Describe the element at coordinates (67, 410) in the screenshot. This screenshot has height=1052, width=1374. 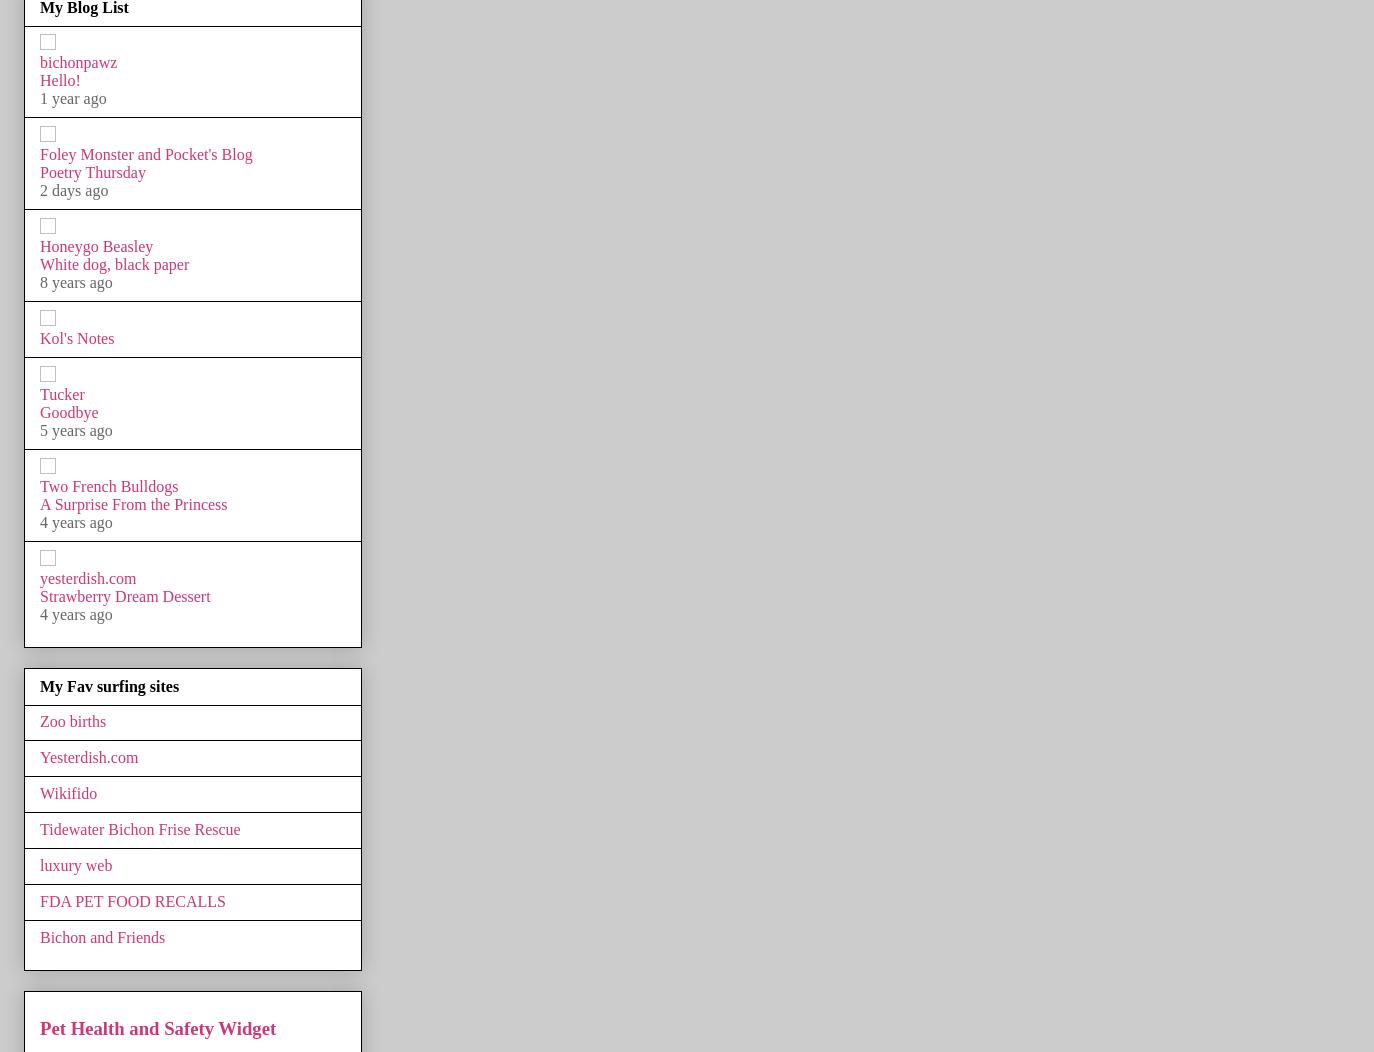
I see `'Goodbye'` at that location.